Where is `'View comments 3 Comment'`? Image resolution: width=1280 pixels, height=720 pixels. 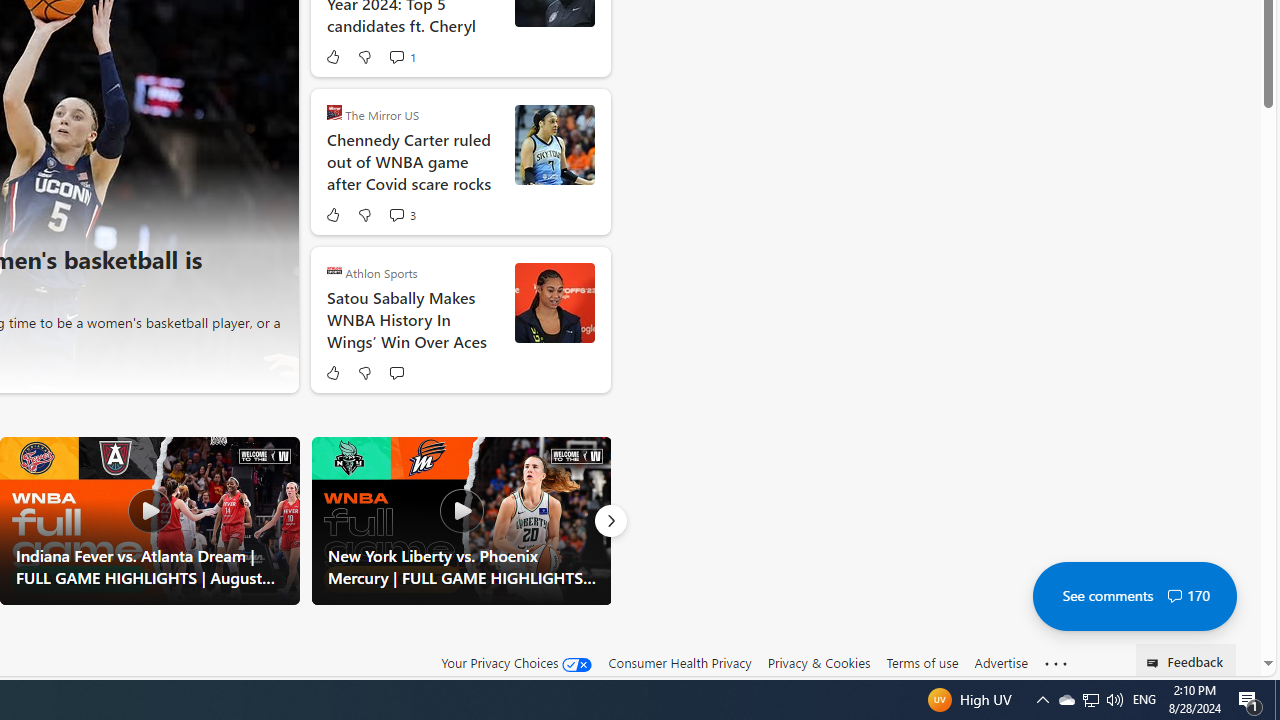
'View comments 3 Comment' is located at coordinates (400, 214).